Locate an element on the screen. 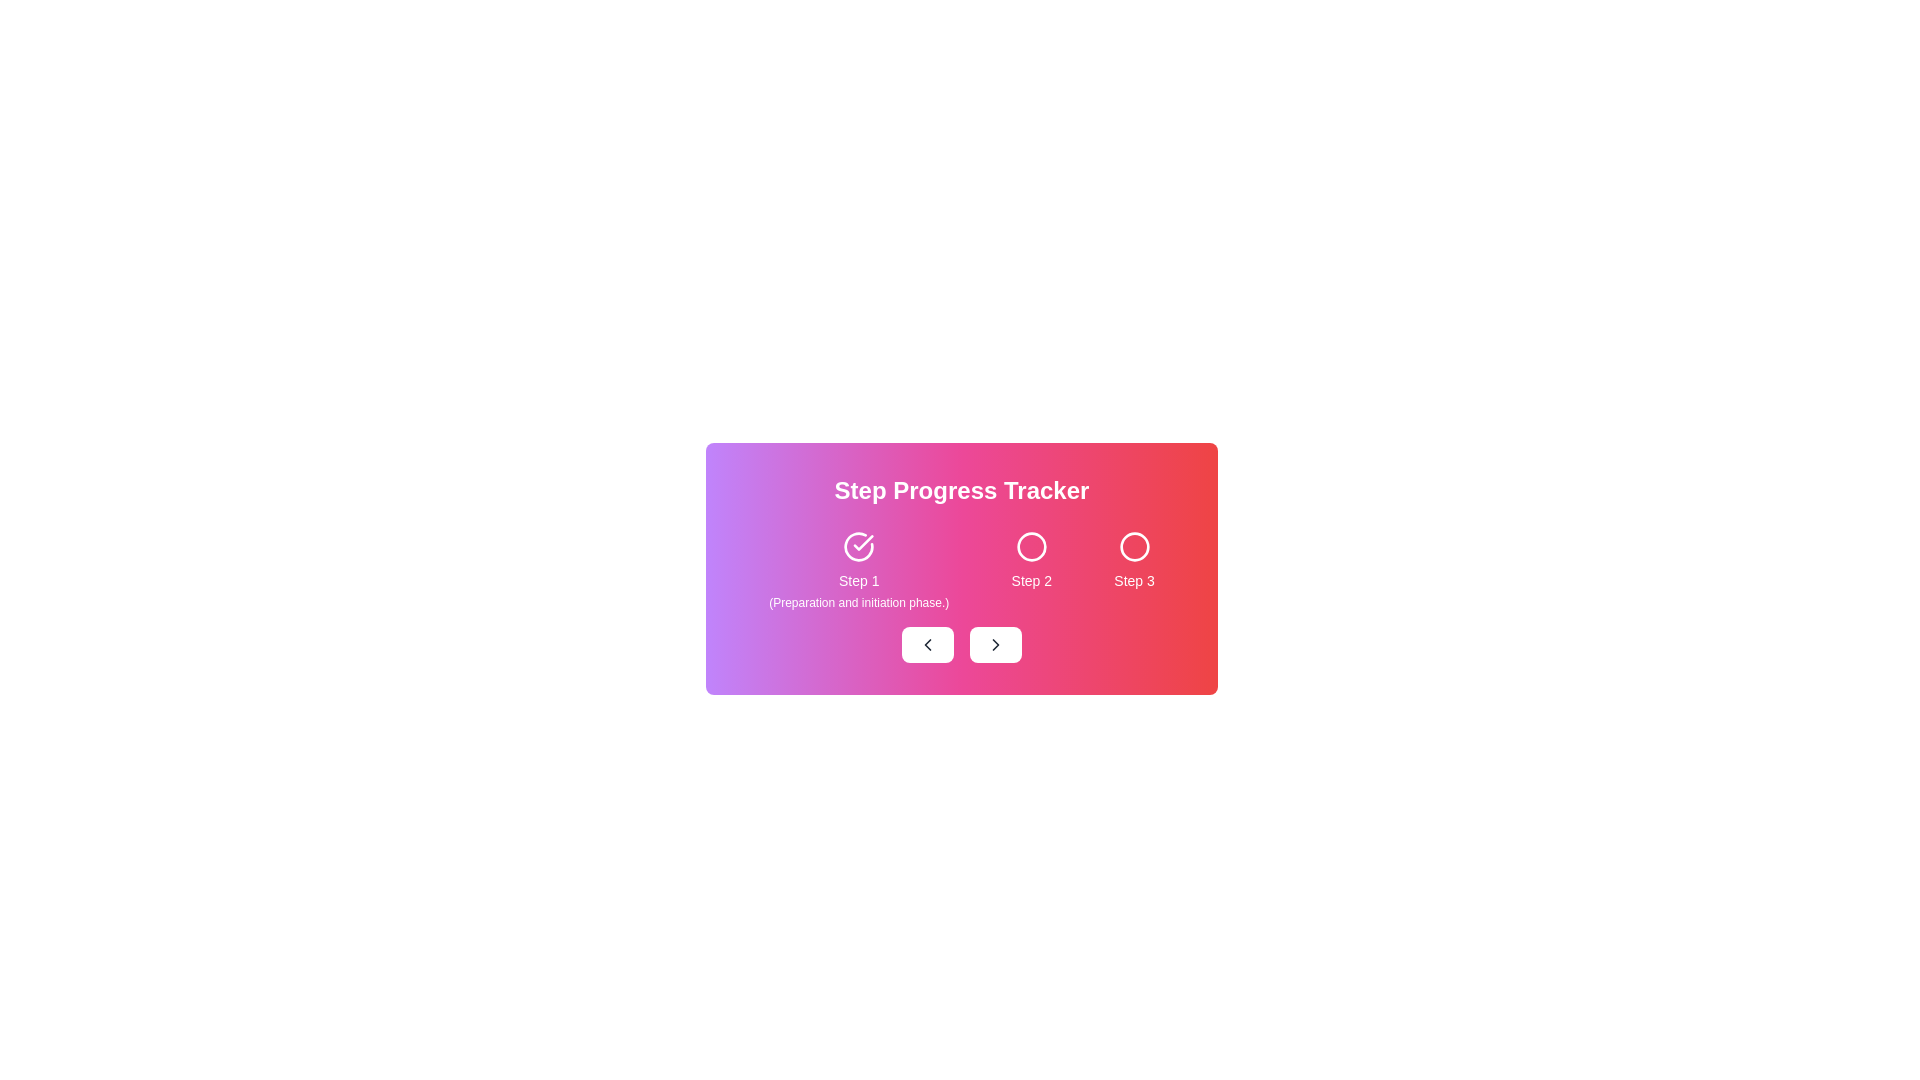 The image size is (1920, 1080). the rightward-pointing chevron icon embedded within the button located in the bottom-right corner of a rounded rectangle button is located at coordinates (996, 644).